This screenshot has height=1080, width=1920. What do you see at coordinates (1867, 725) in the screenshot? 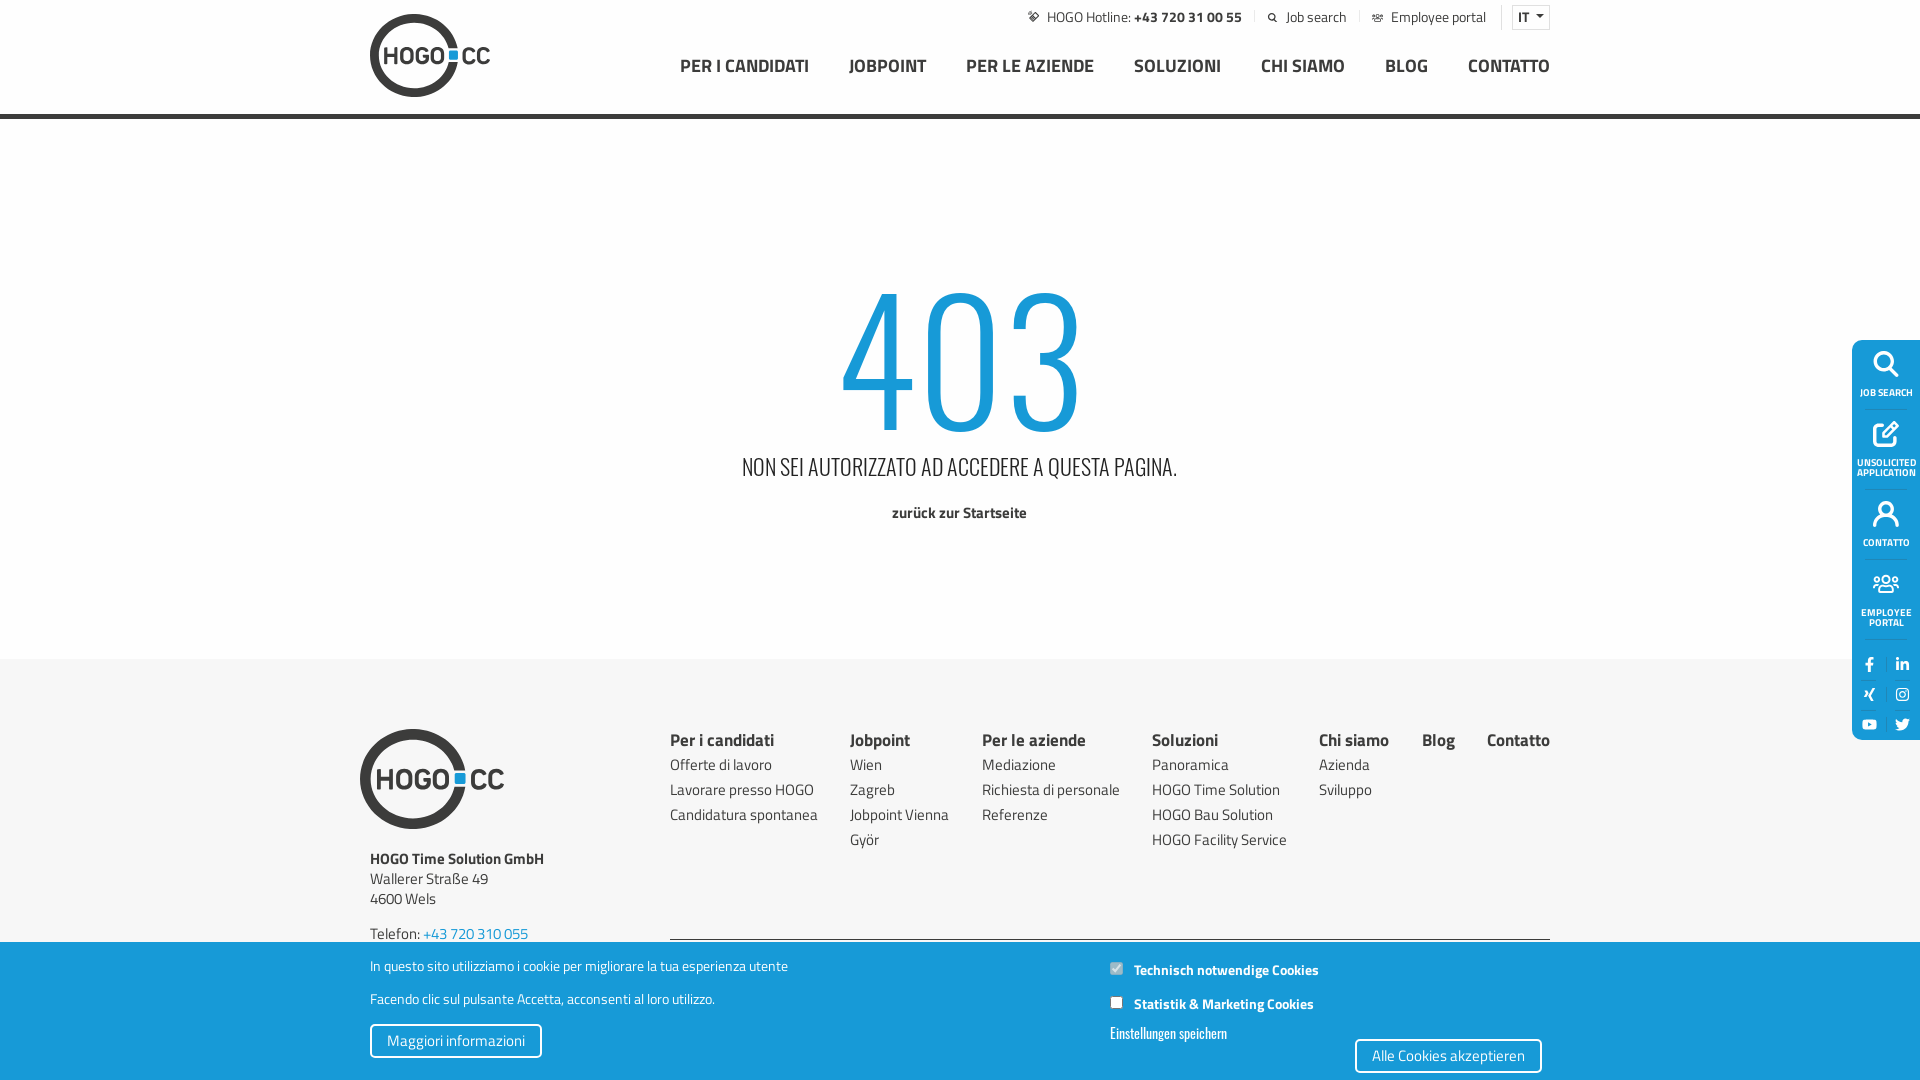
I see `'Follow us on YouTube'` at bounding box center [1867, 725].